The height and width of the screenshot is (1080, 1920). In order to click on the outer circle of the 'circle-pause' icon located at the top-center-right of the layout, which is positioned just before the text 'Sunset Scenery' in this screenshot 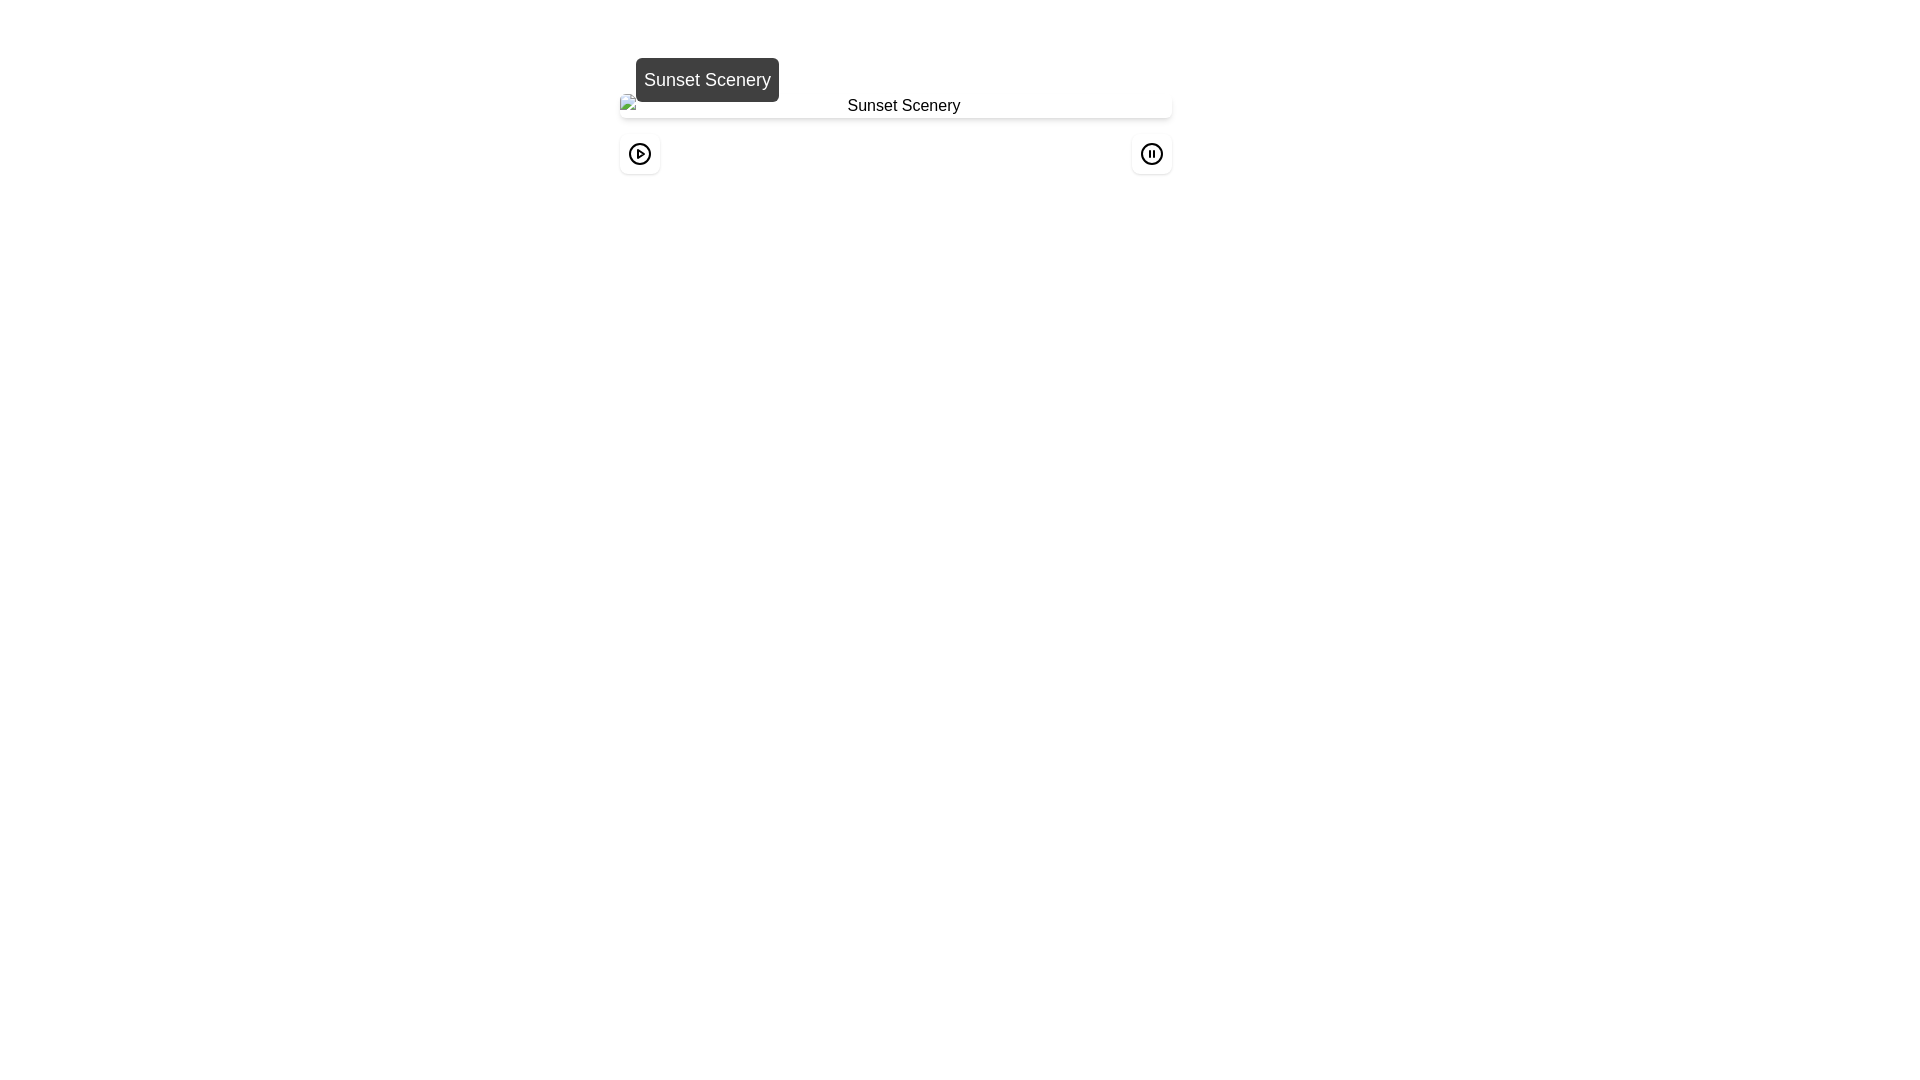, I will do `click(1152, 153)`.